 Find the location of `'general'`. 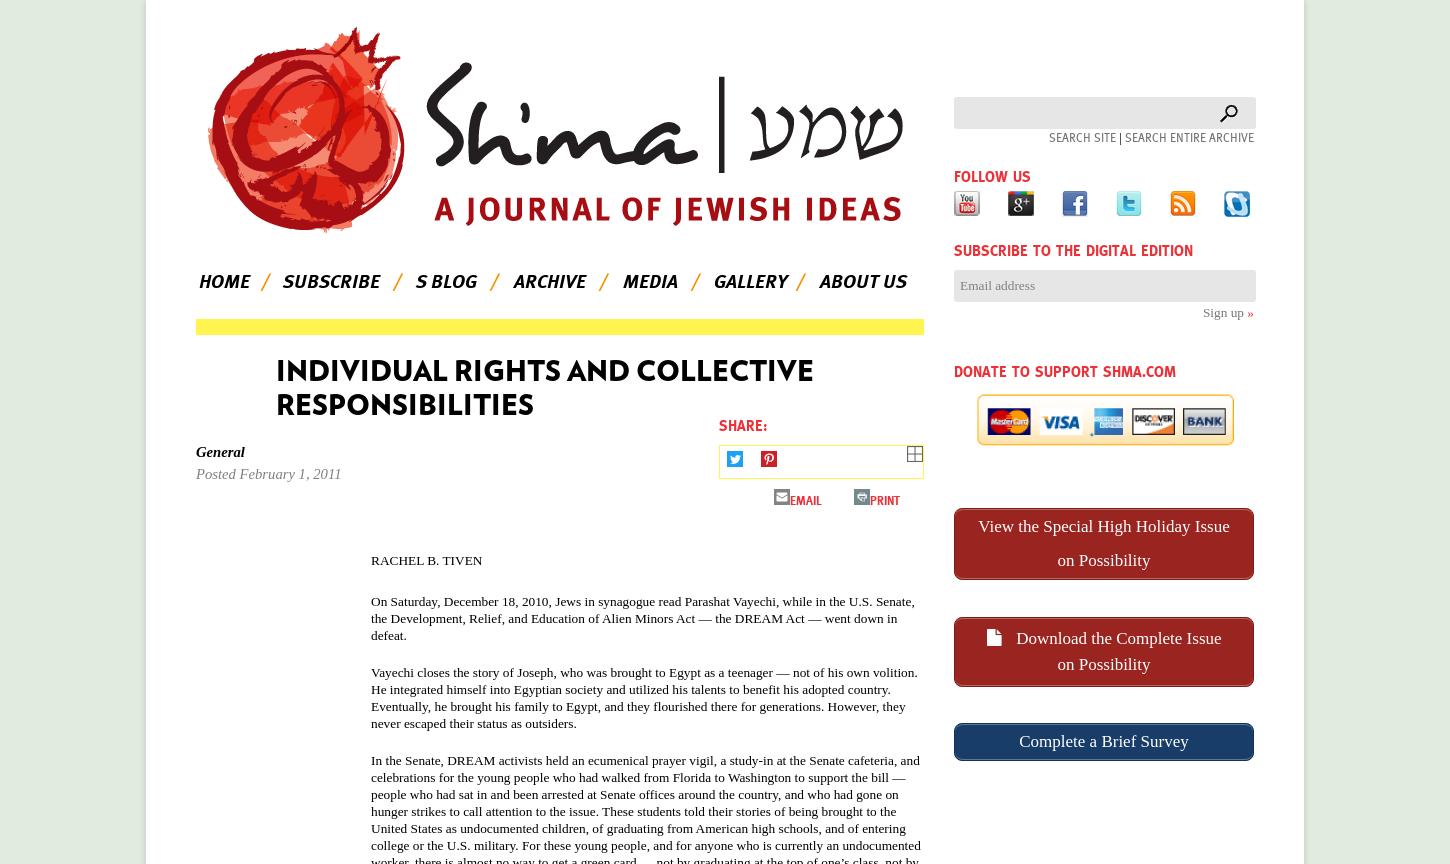

'general' is located at coordinates (218, 451).